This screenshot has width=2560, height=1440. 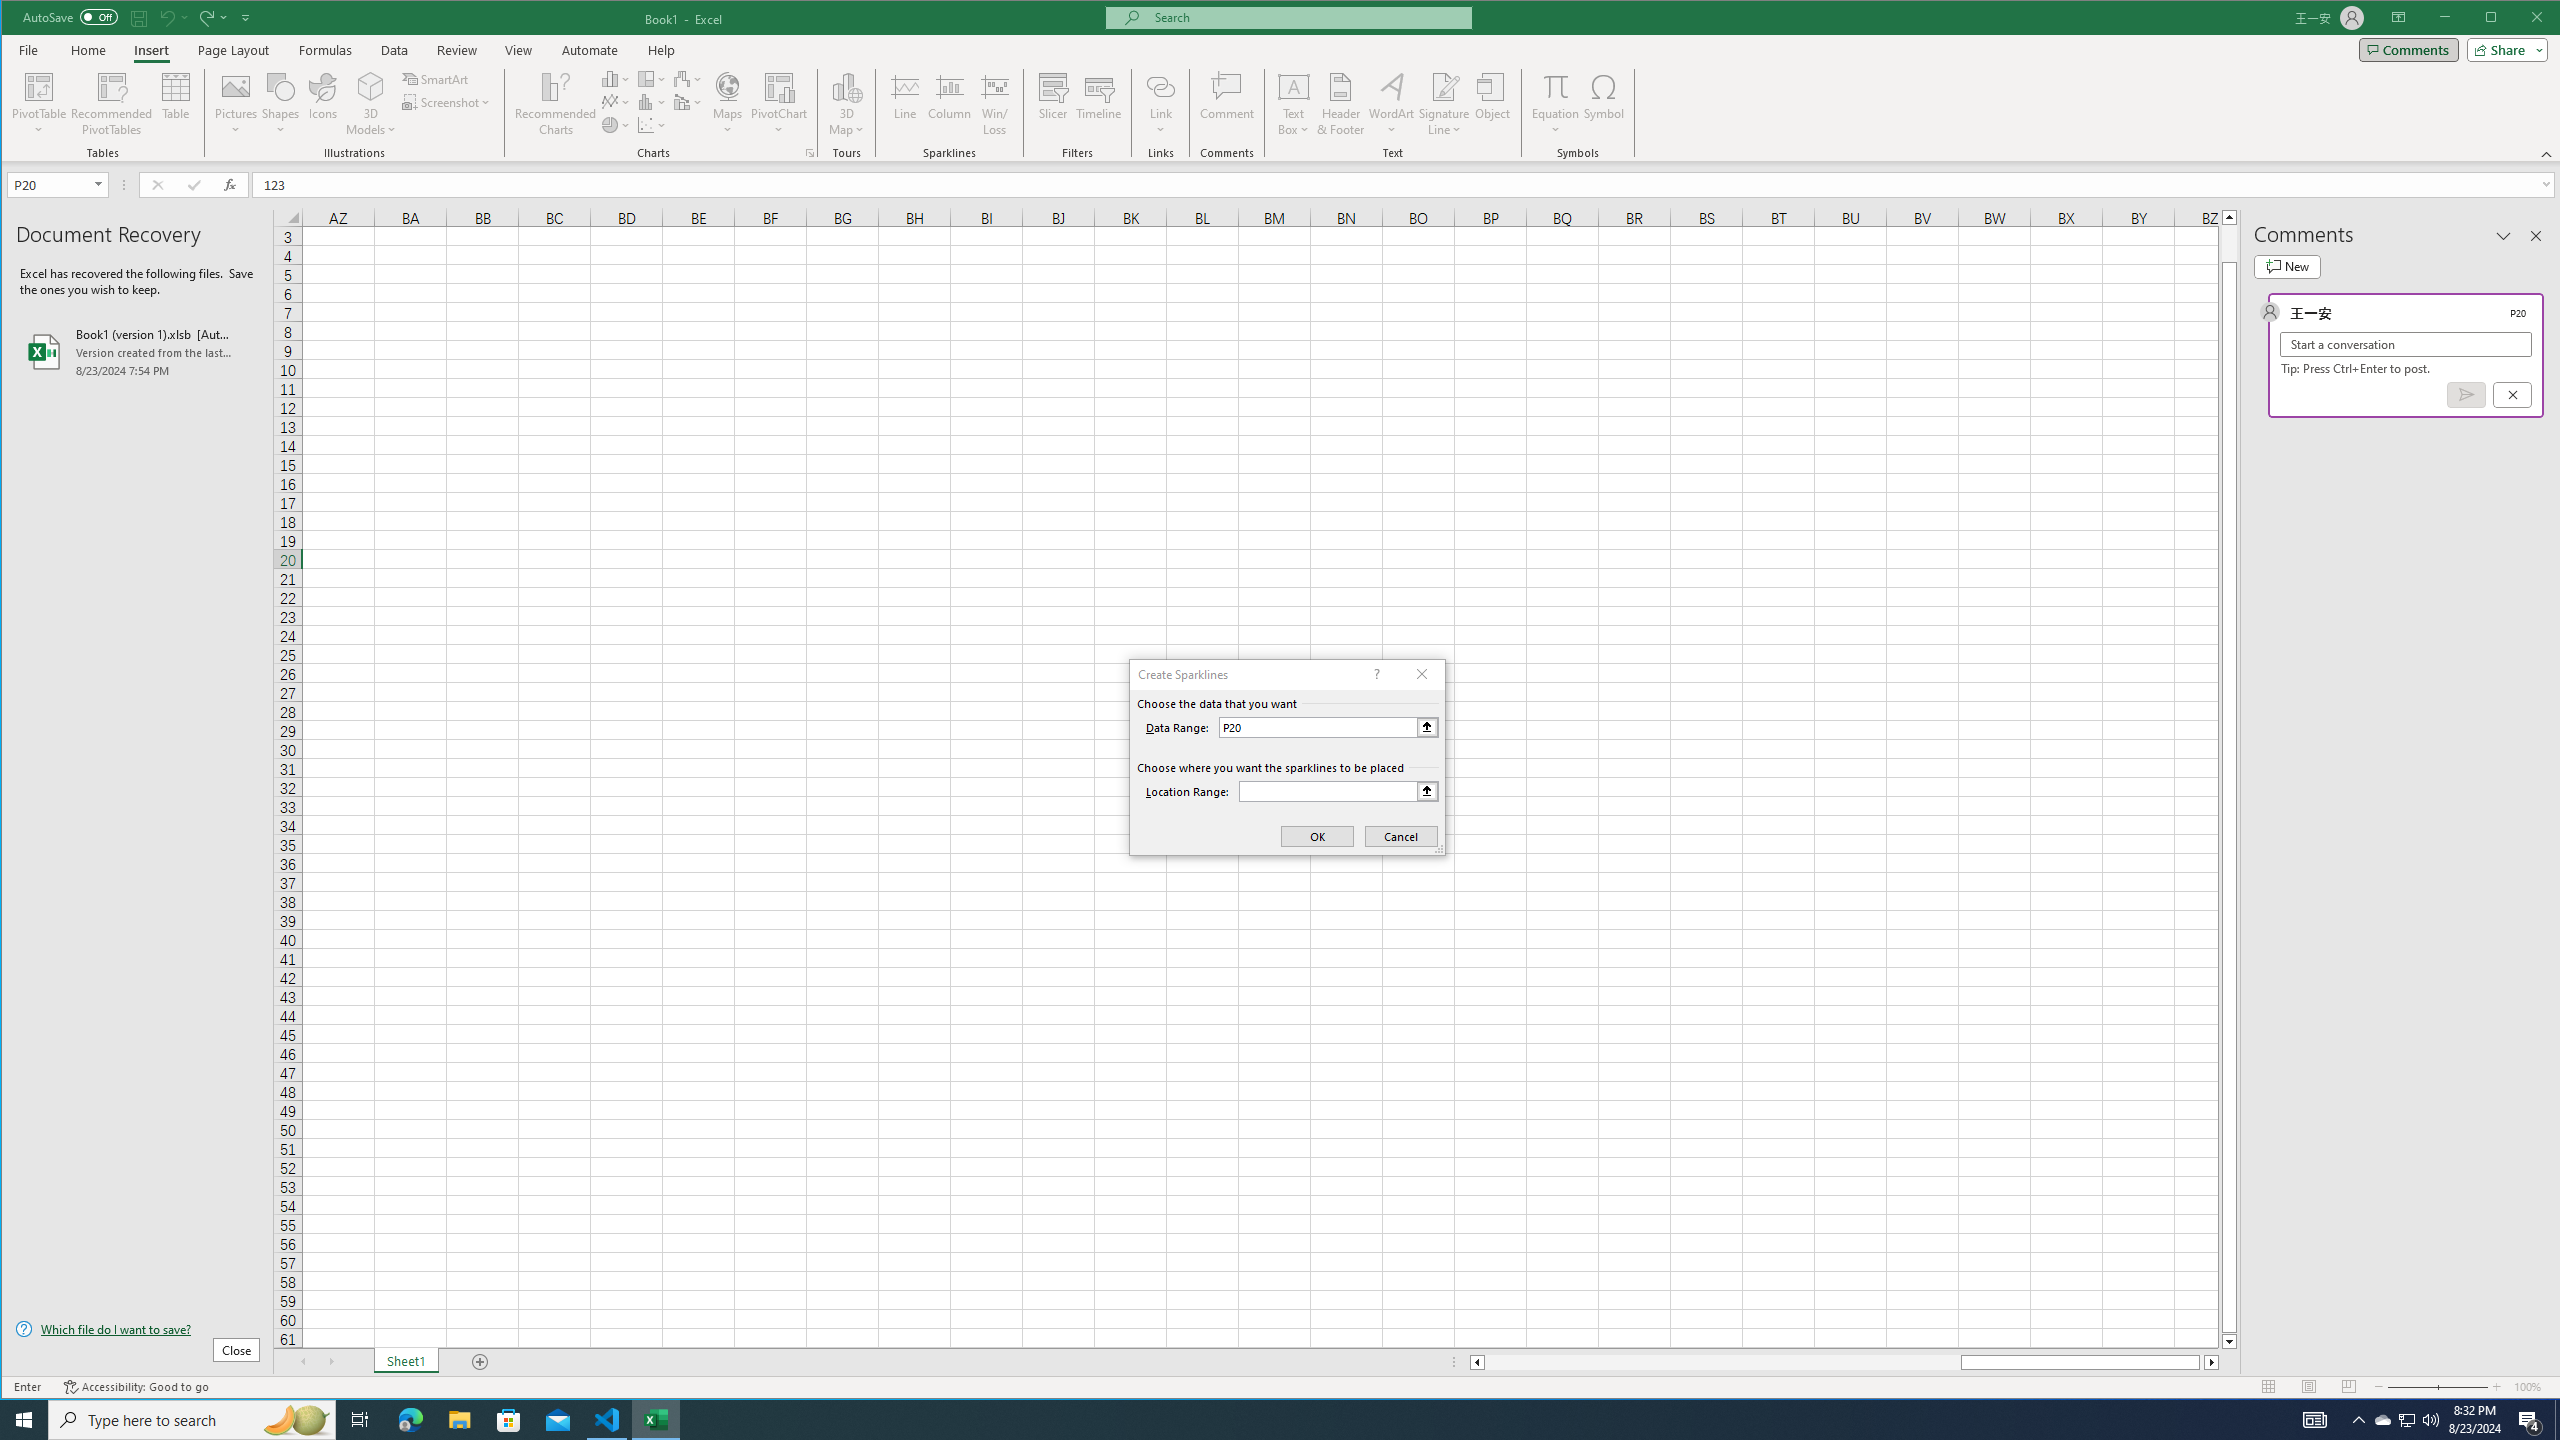 What do you see at coordinates (1444, 103) in the screenshot?
I see `'Signature Line'` at bounding box center [1444, 103].